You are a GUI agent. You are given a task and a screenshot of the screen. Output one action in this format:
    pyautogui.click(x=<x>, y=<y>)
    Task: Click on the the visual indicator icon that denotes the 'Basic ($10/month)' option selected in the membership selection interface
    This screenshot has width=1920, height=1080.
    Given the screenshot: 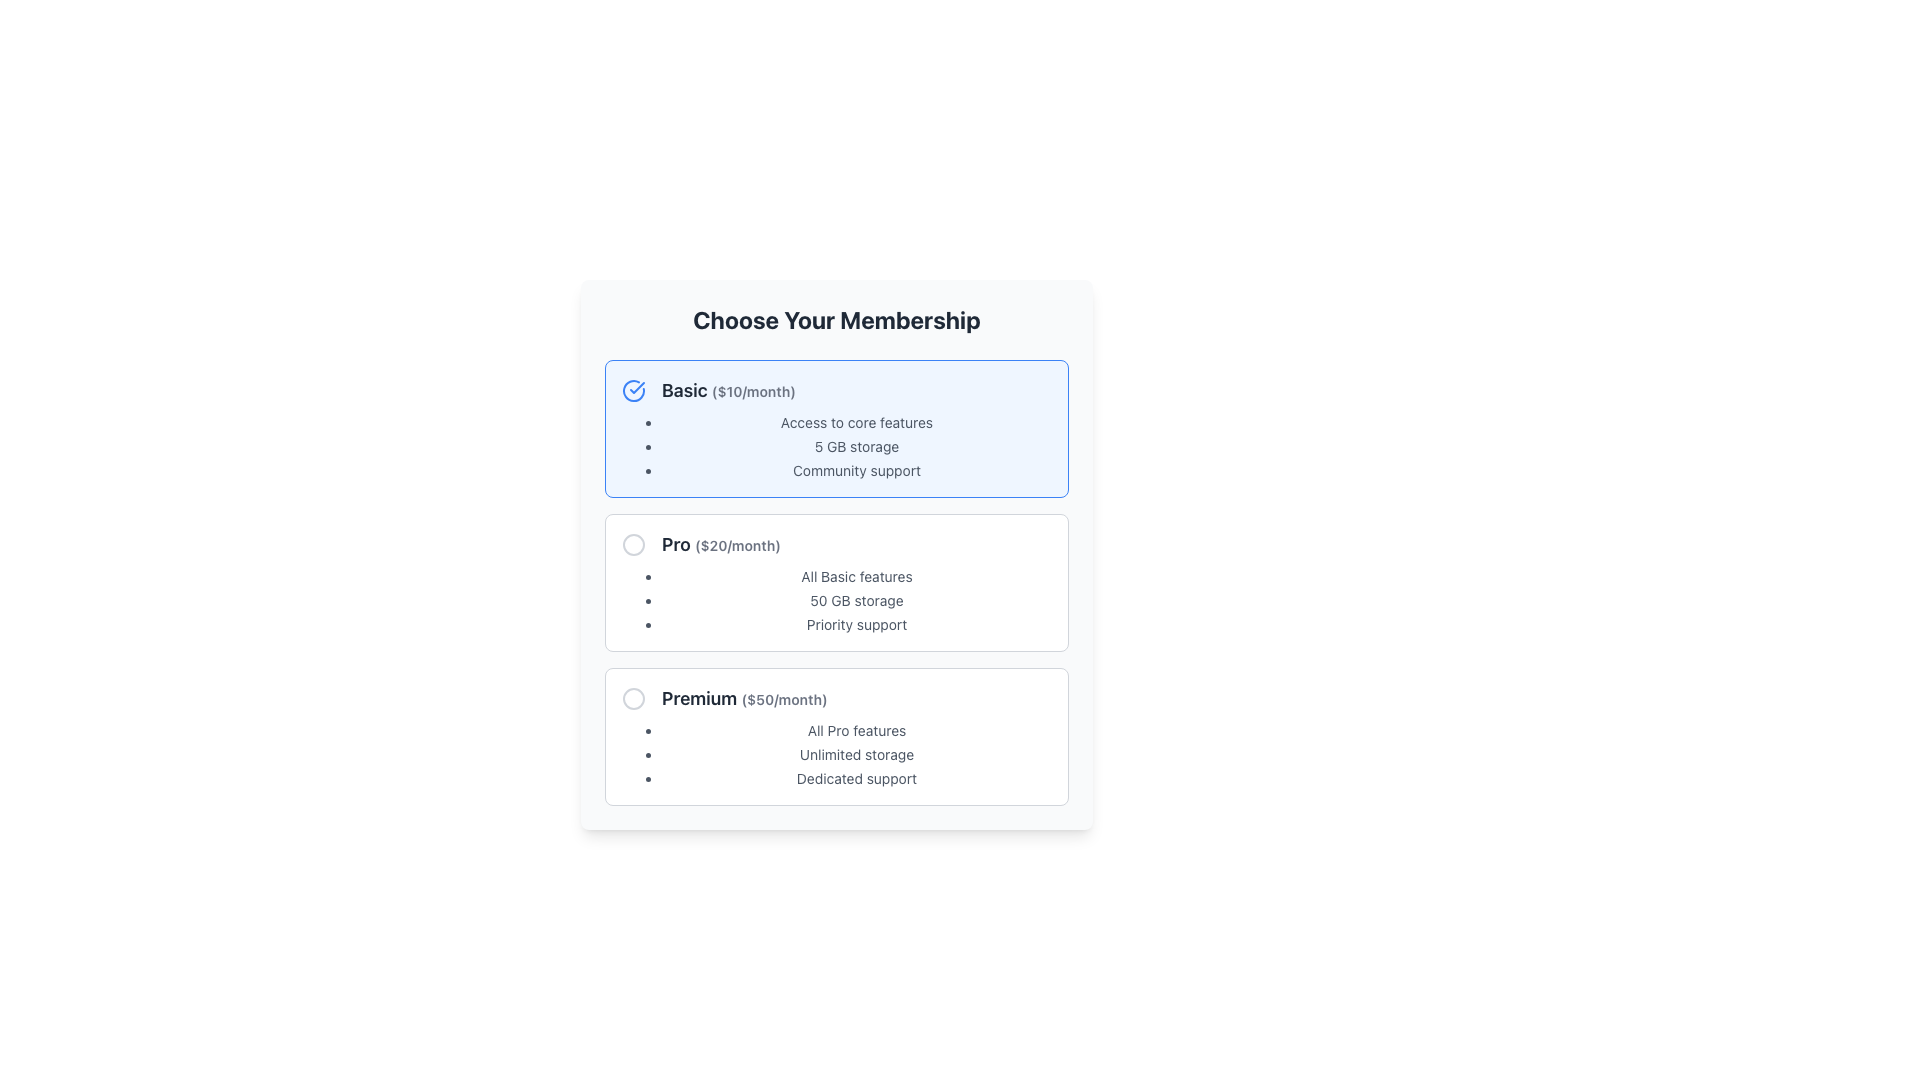 What is the action you would take?
    pyautogui.click(x=632, y=390)
    